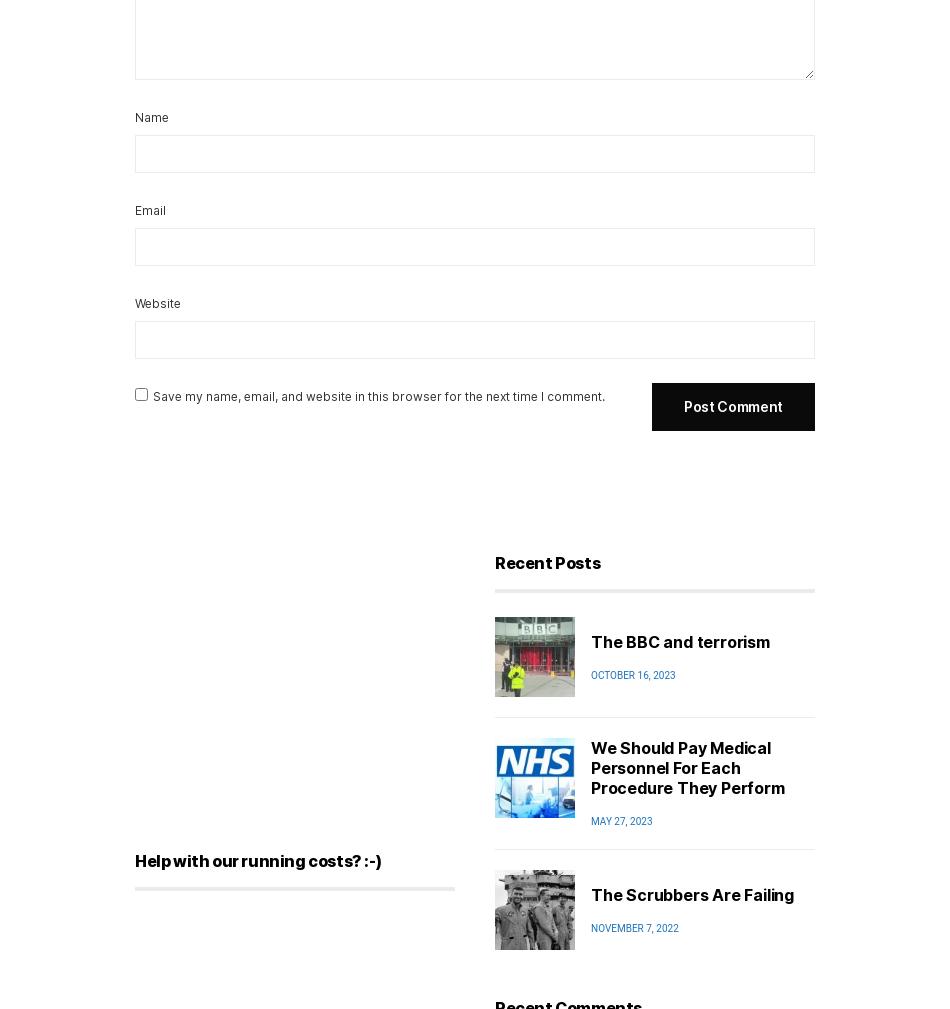 This screenshot has width=950, height=1009. What do you see at coordinates (687, 767) in the screenshot?
I see `'We Should Pay Medical Personnel For Each Procedure They Perform'` at bounding box center [687, 767].